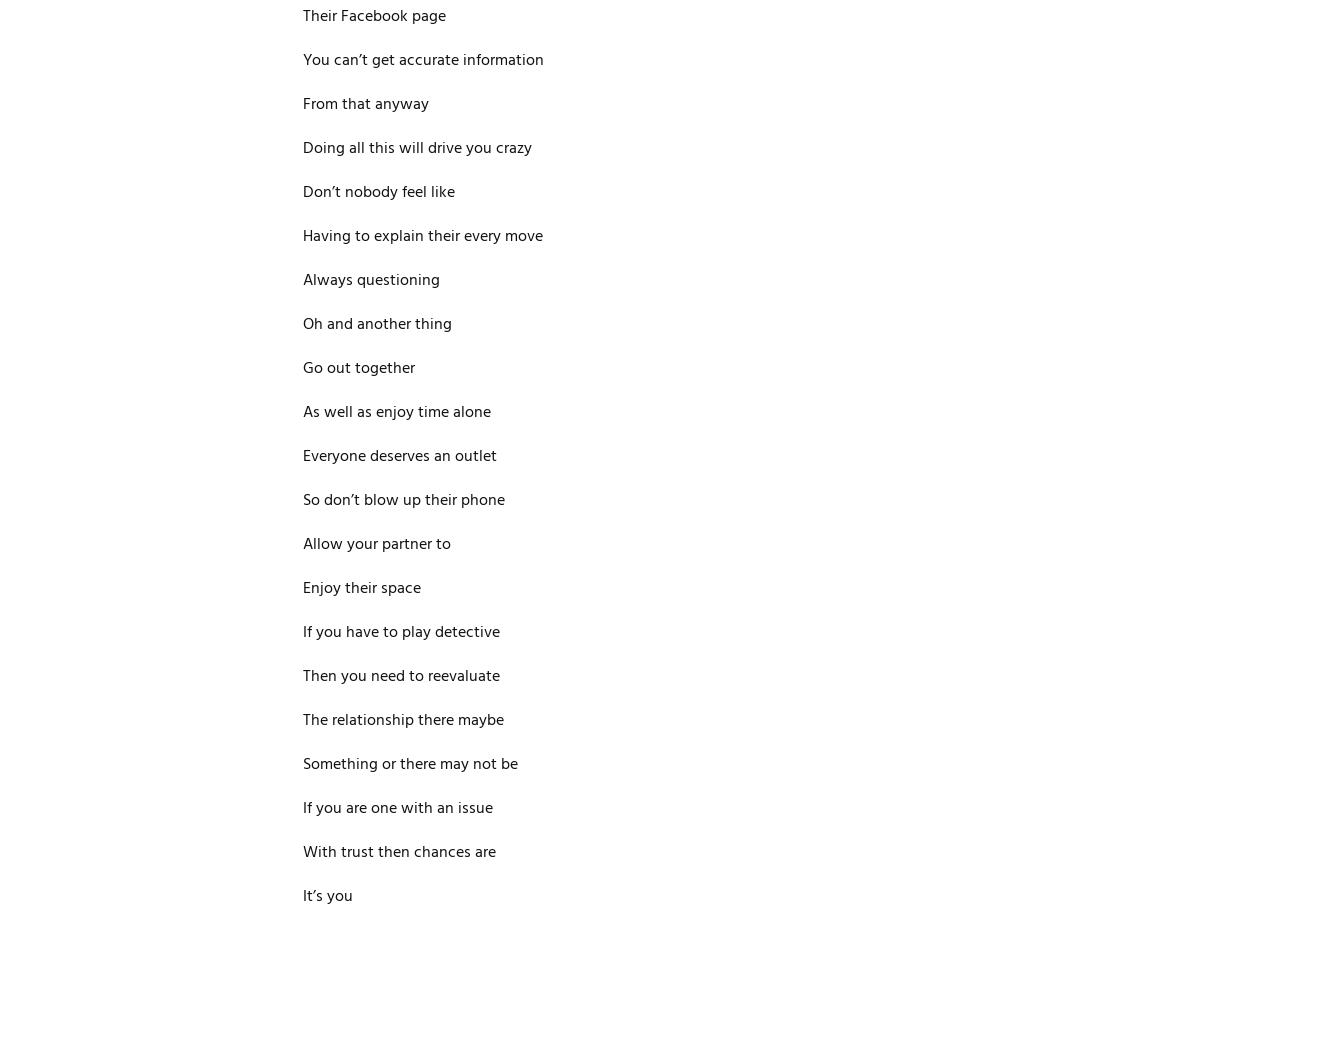 The height and width of the screenshot is (1046, 1340). Describe the element at coordinates (409, 764) in the screenshot. I see `'Something or there may not be'` at that location.